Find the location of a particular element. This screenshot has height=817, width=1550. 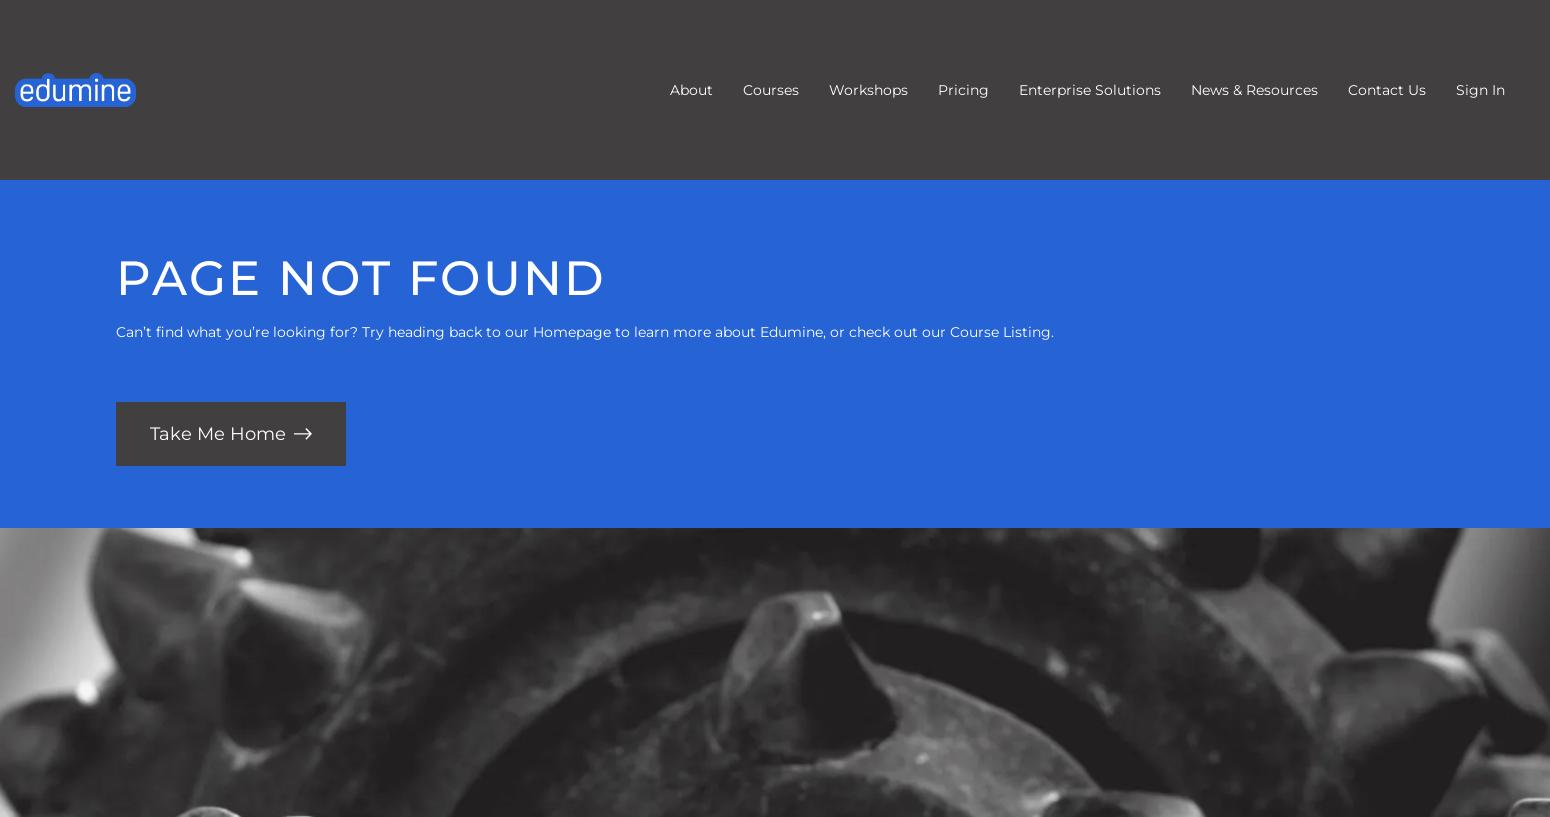

'Can’t find what you’re looking for? Try heading back to our' is located at coordinates (323, 331).